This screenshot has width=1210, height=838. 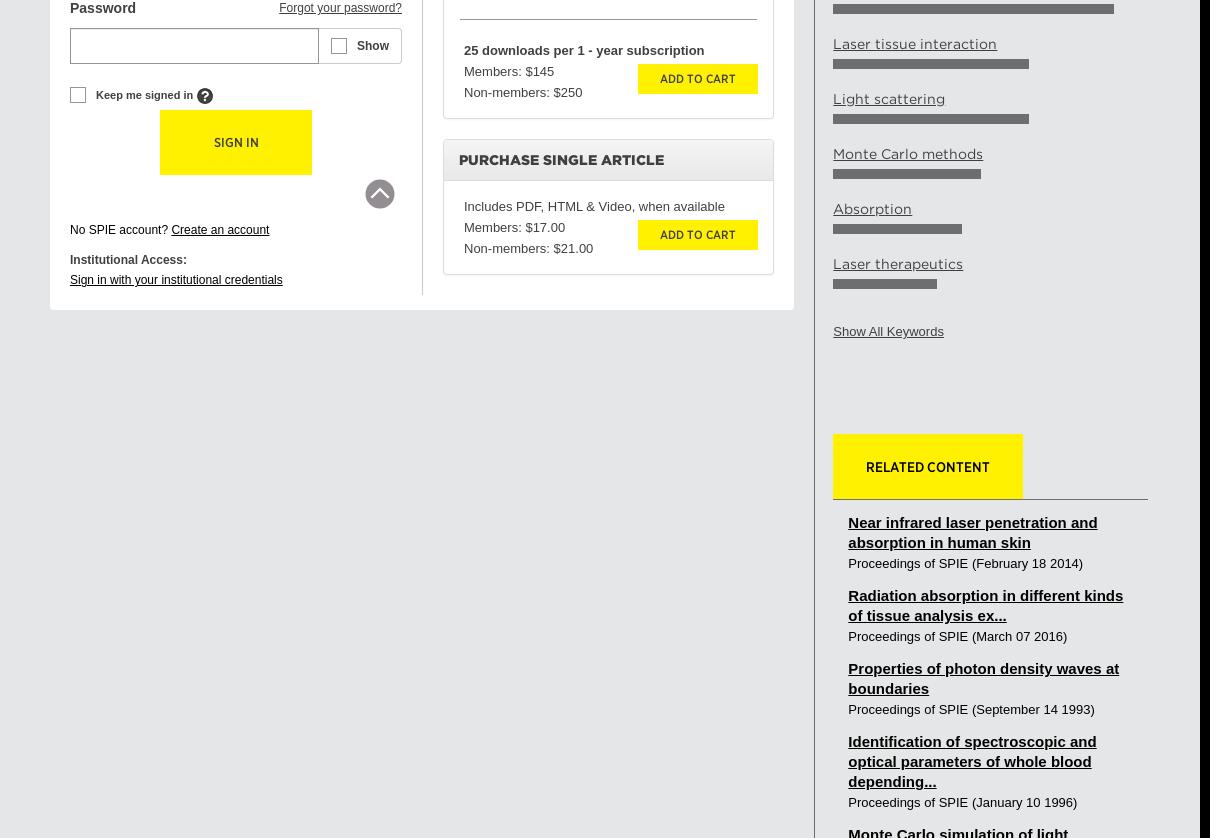 What do you see at coordinates (972, 532) in the screenshot?
I see `'Near infrared laser penetration and absorption in human skin'` at bounding box center [972, 532].